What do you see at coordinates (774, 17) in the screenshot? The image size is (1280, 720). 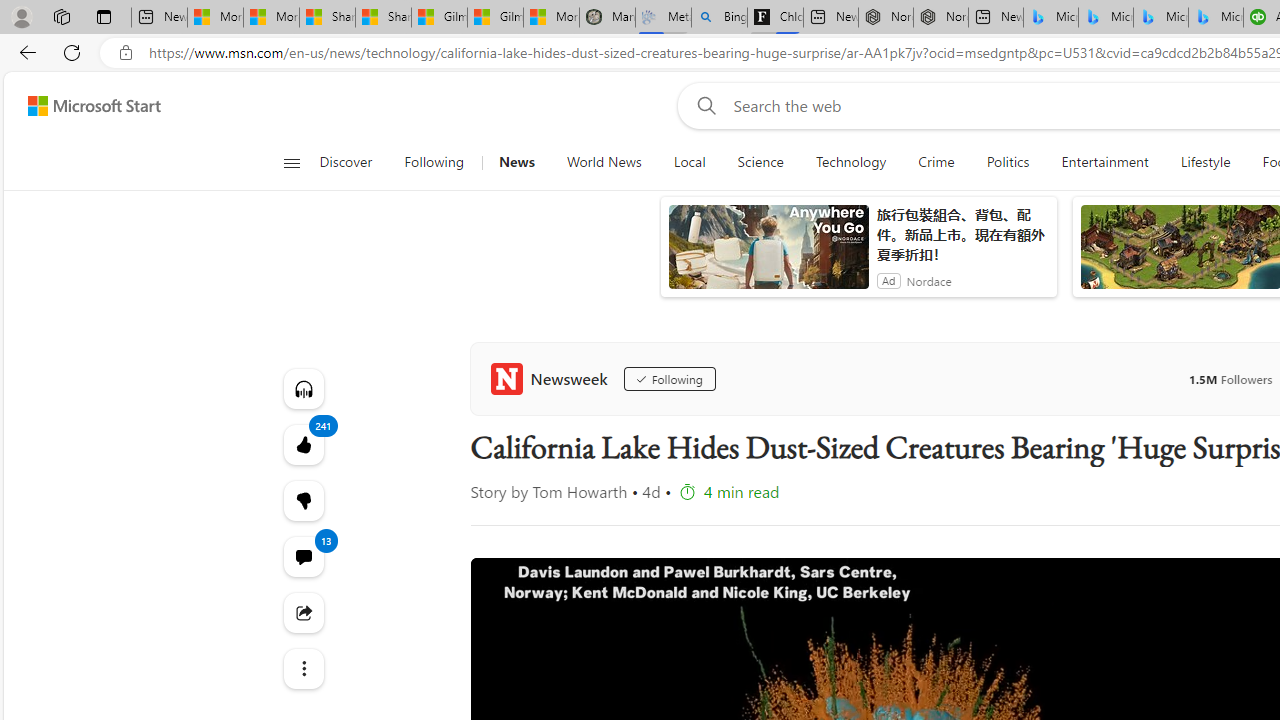 I see `'Chloe Sorvino'` at bounding box center [774, 17].